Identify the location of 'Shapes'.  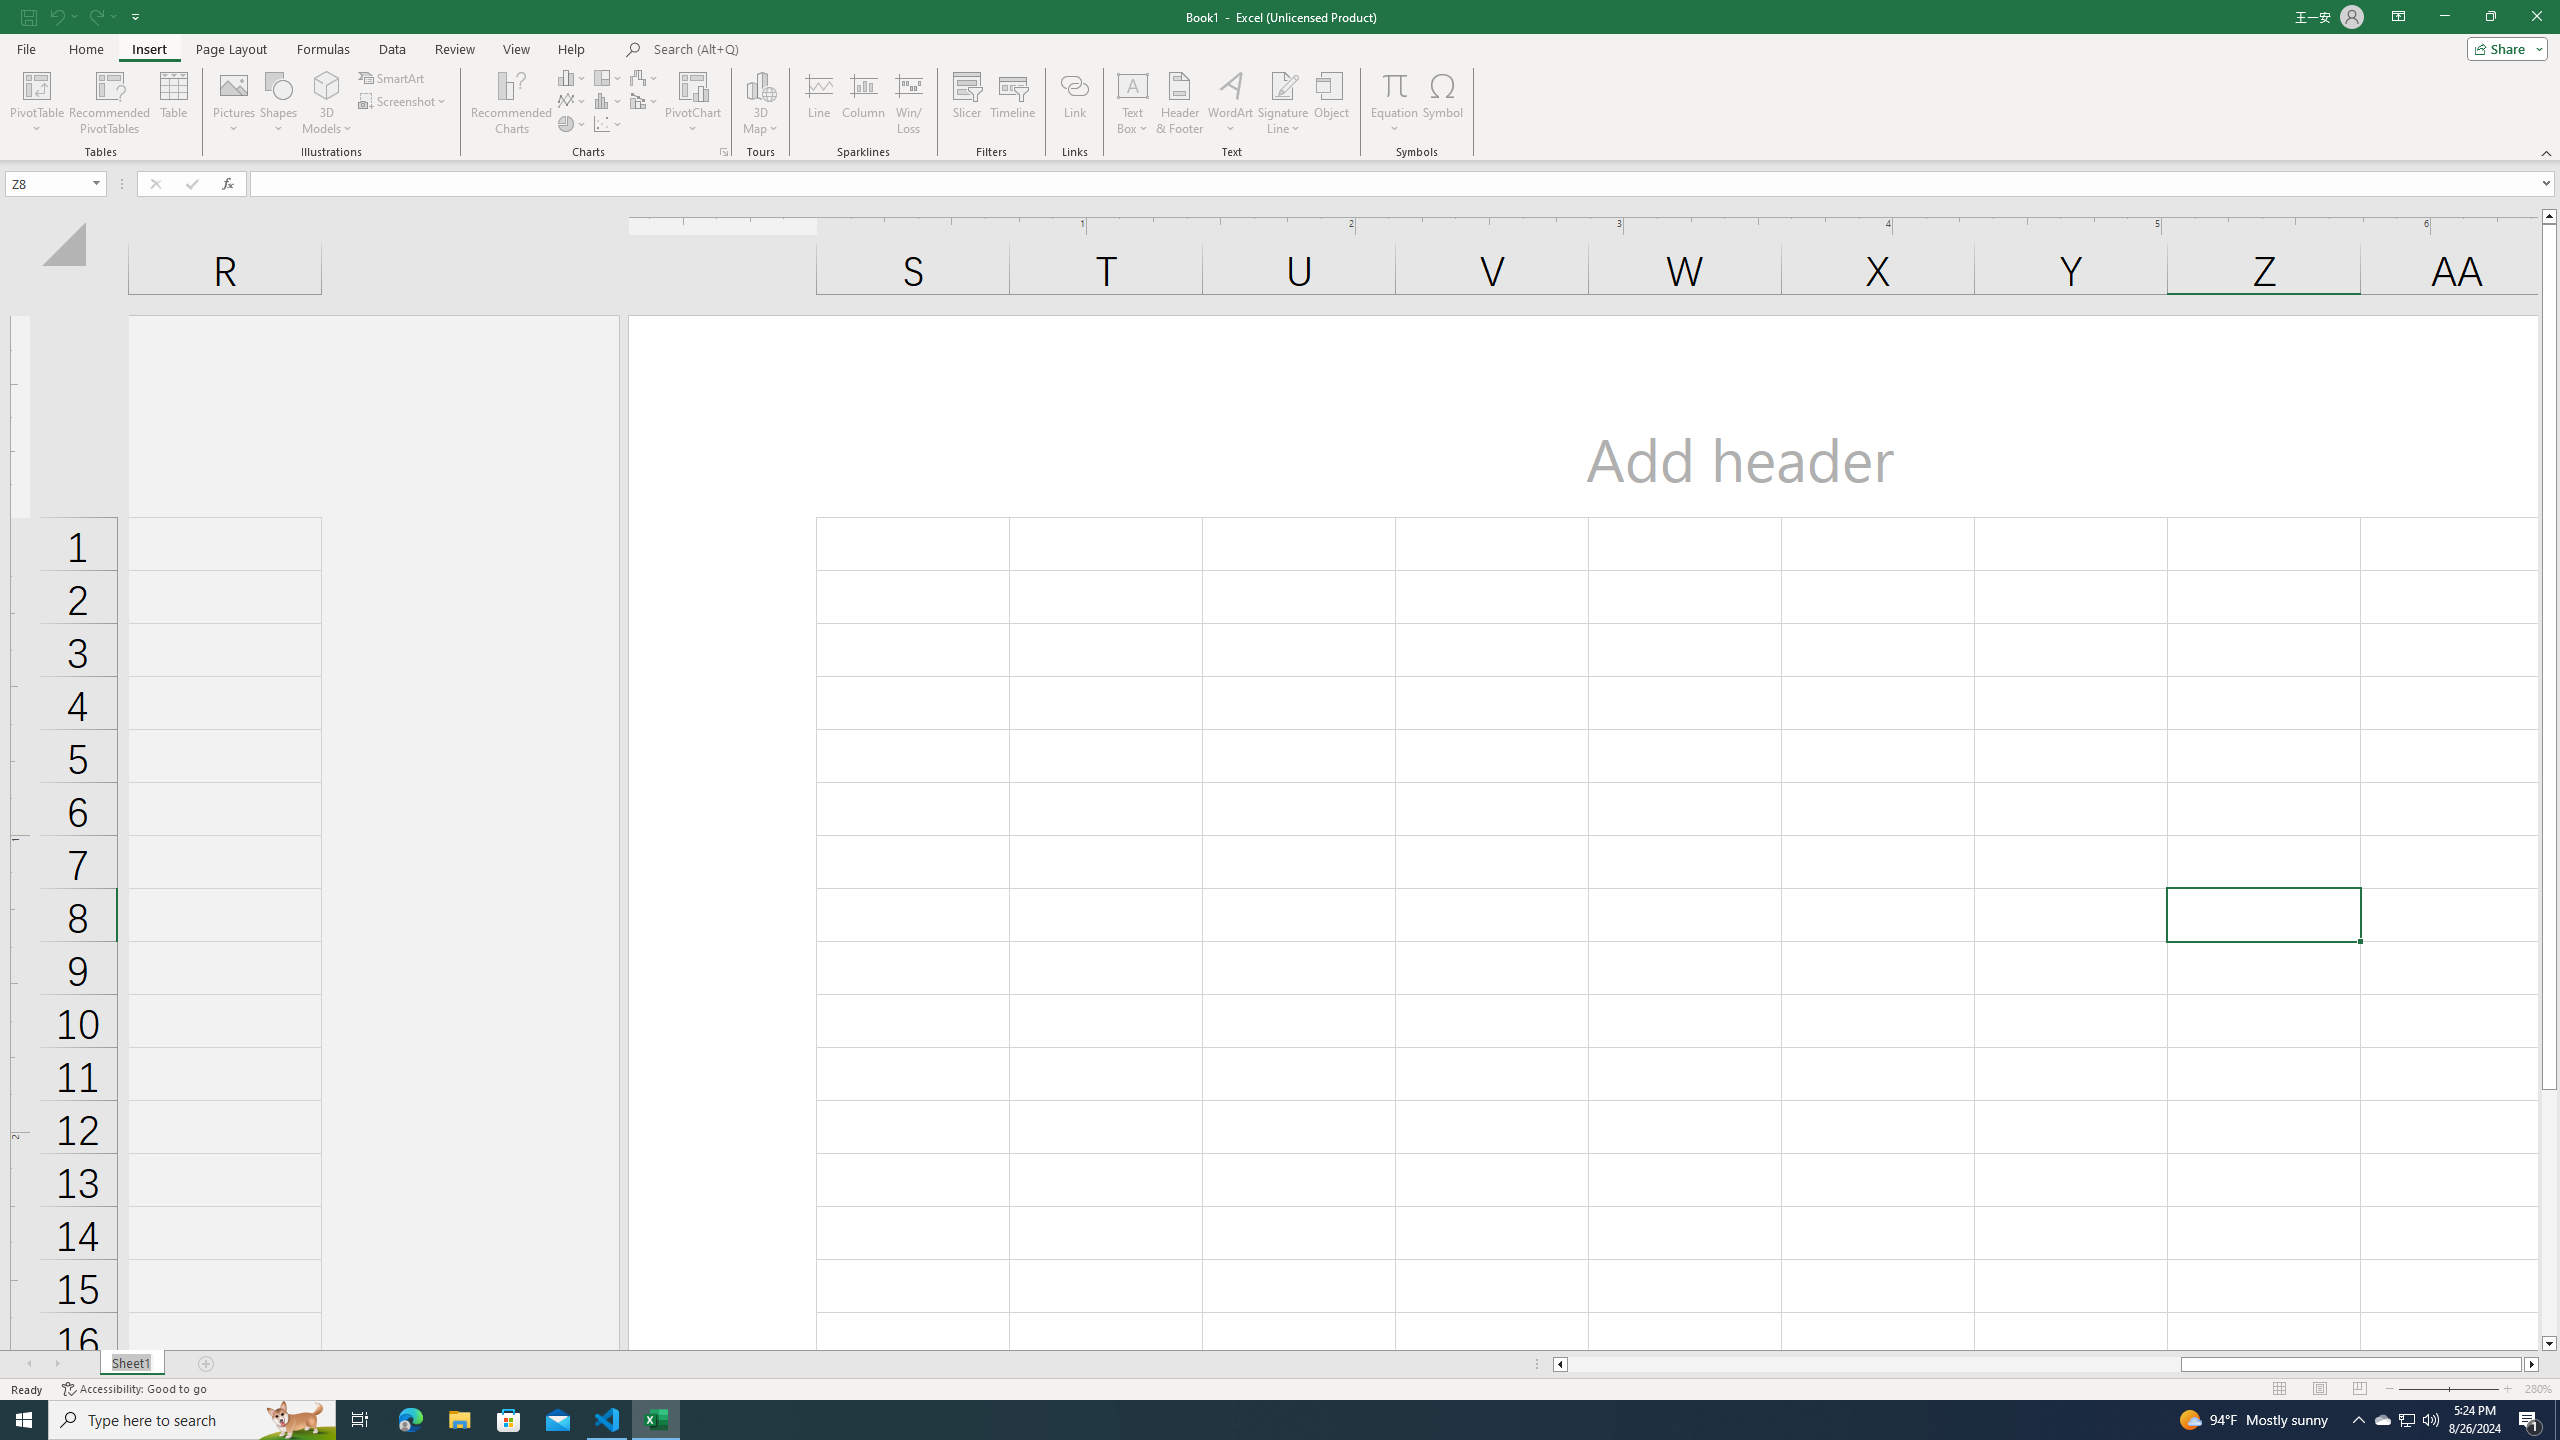
(278, 103).